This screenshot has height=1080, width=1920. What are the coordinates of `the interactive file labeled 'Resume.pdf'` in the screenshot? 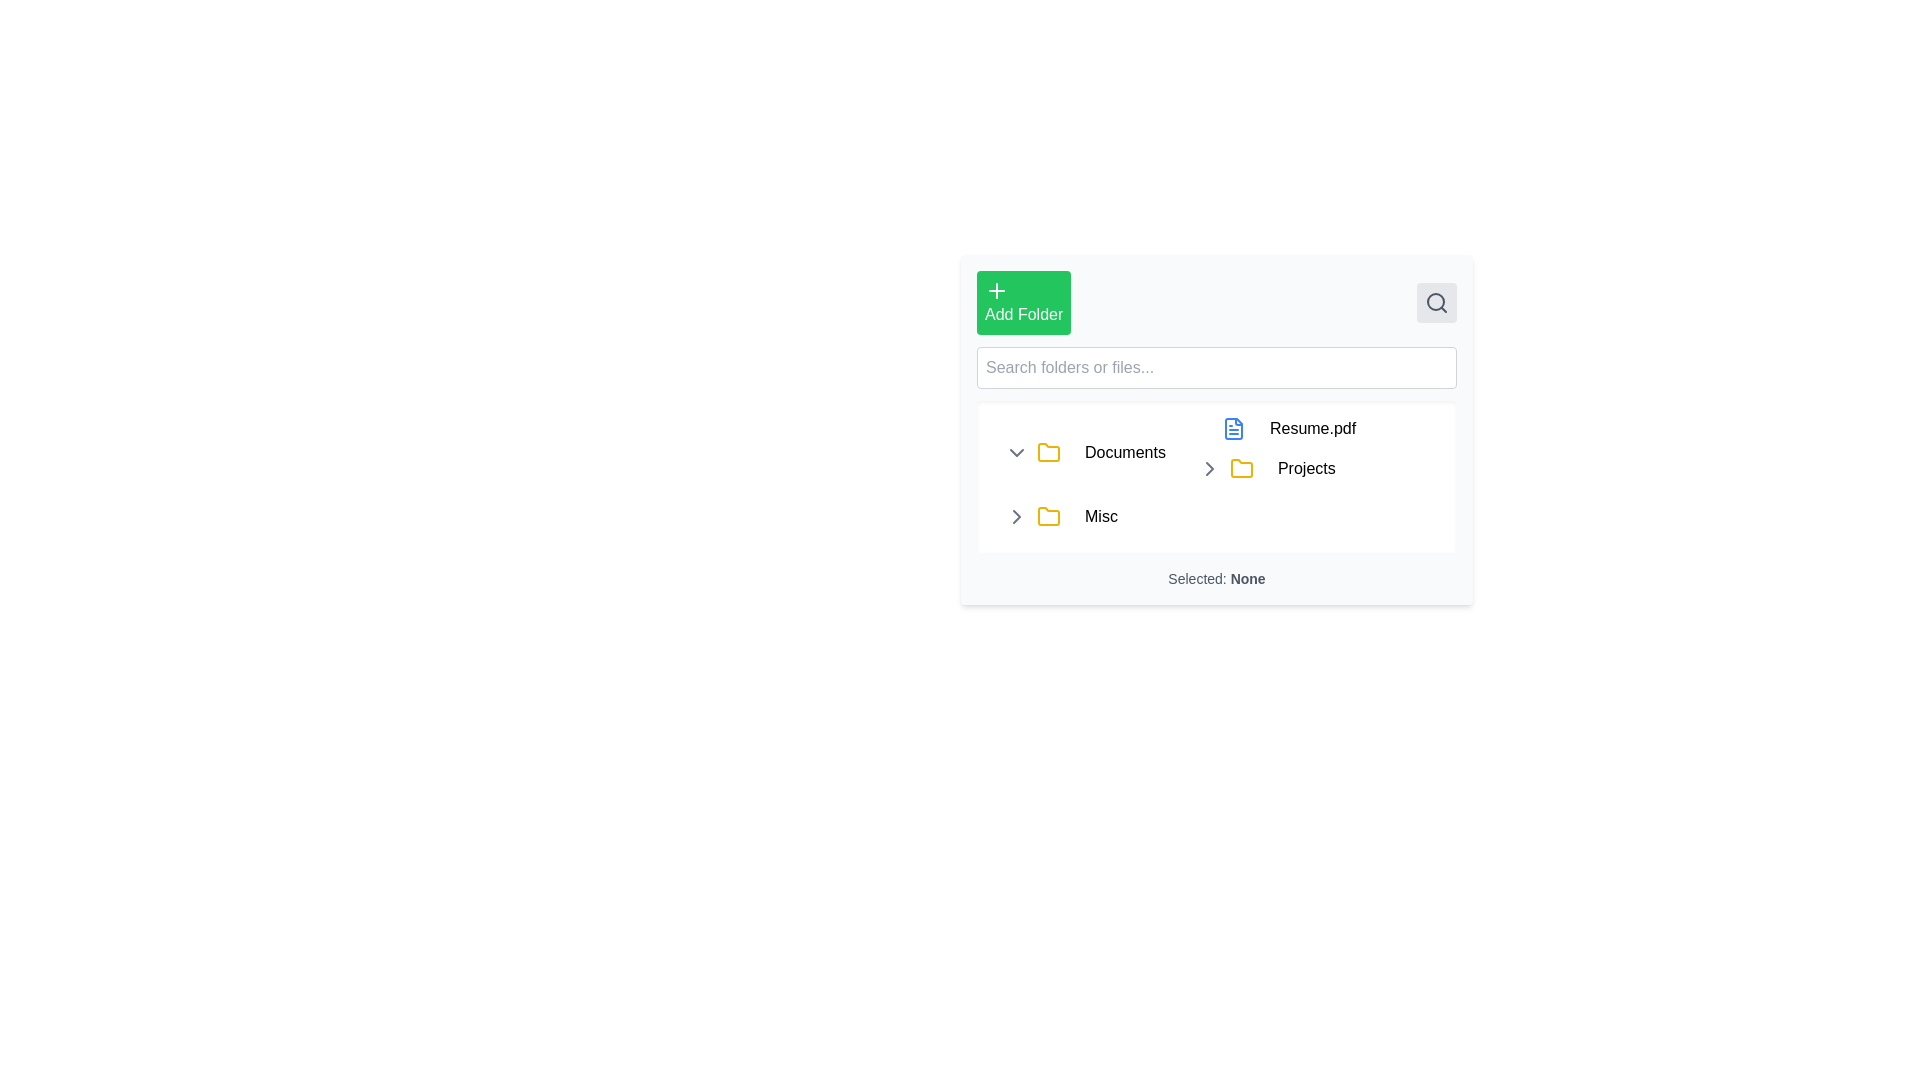 It's located at (1281, 427).